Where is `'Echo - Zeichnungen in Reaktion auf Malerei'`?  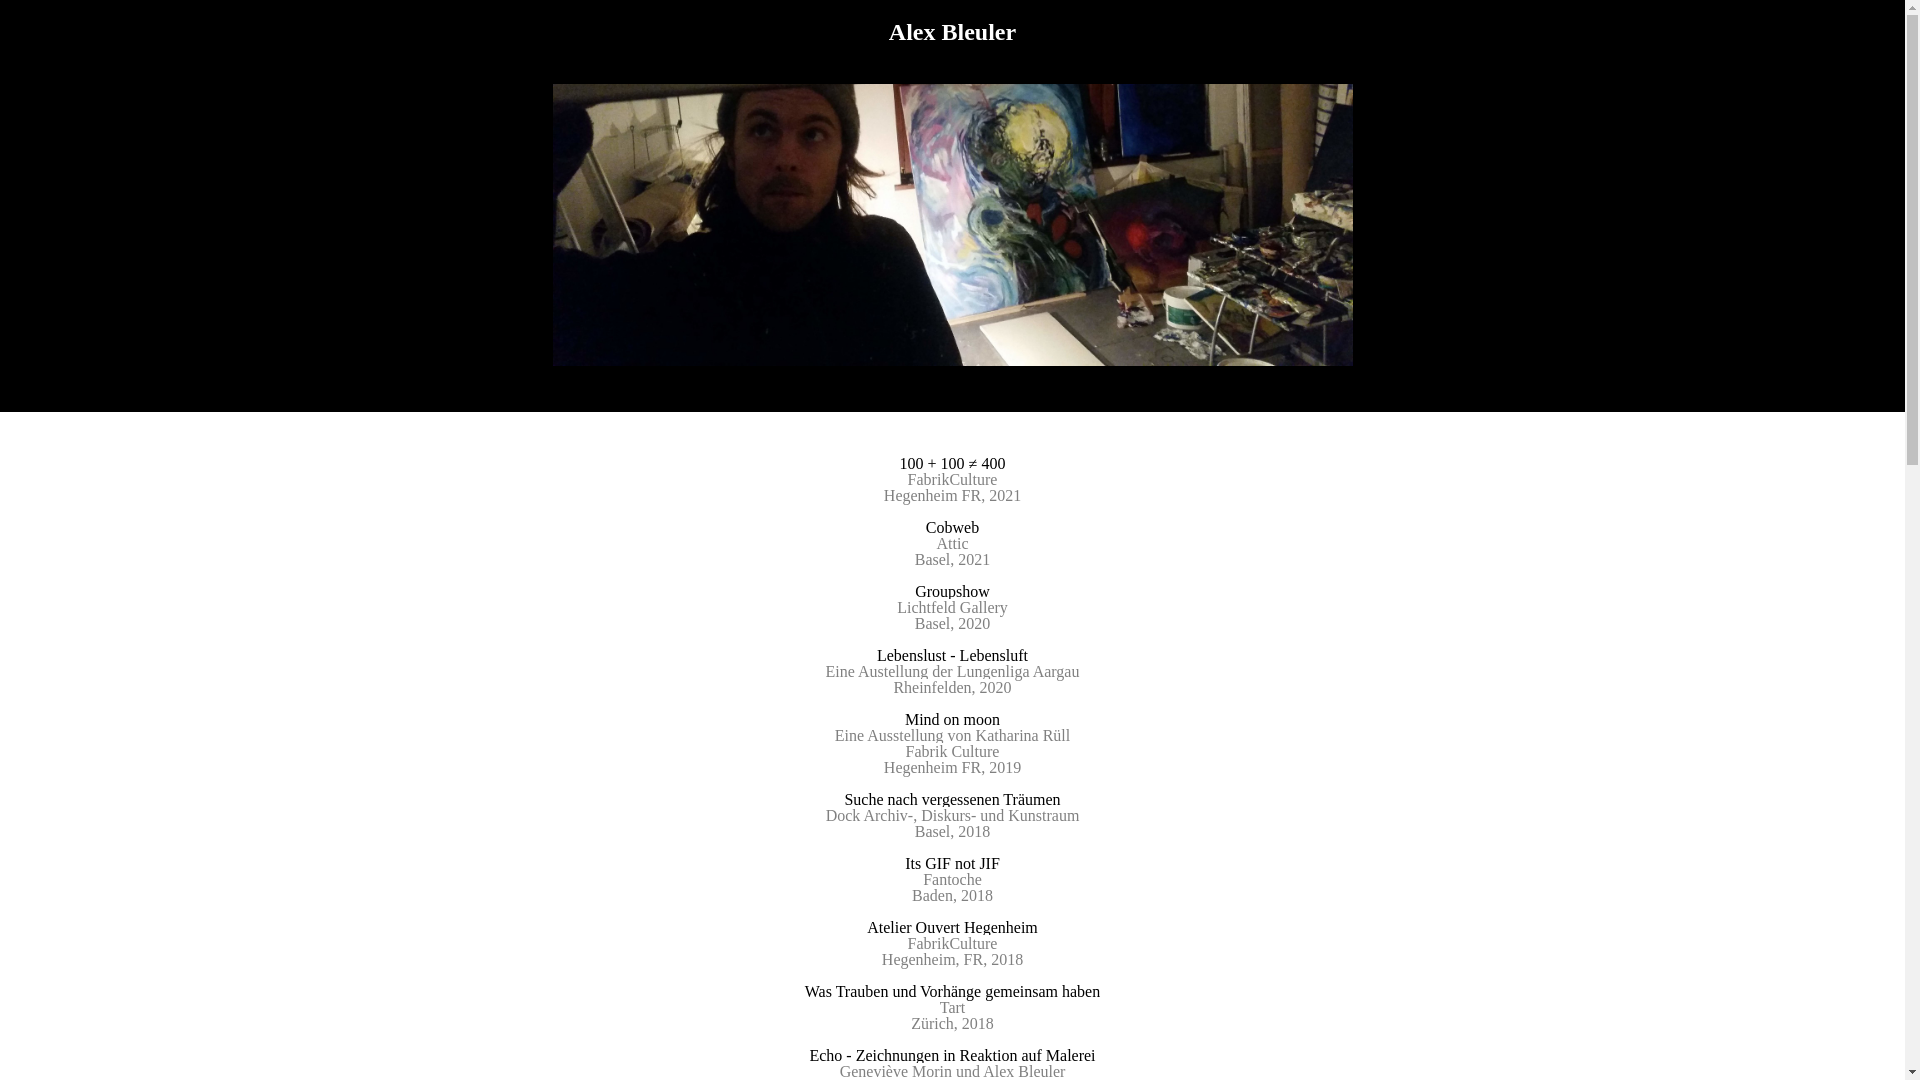
'Echo - Zeichnungen in Reaktion auf Malerei' is located at coordinates (809, 1054).